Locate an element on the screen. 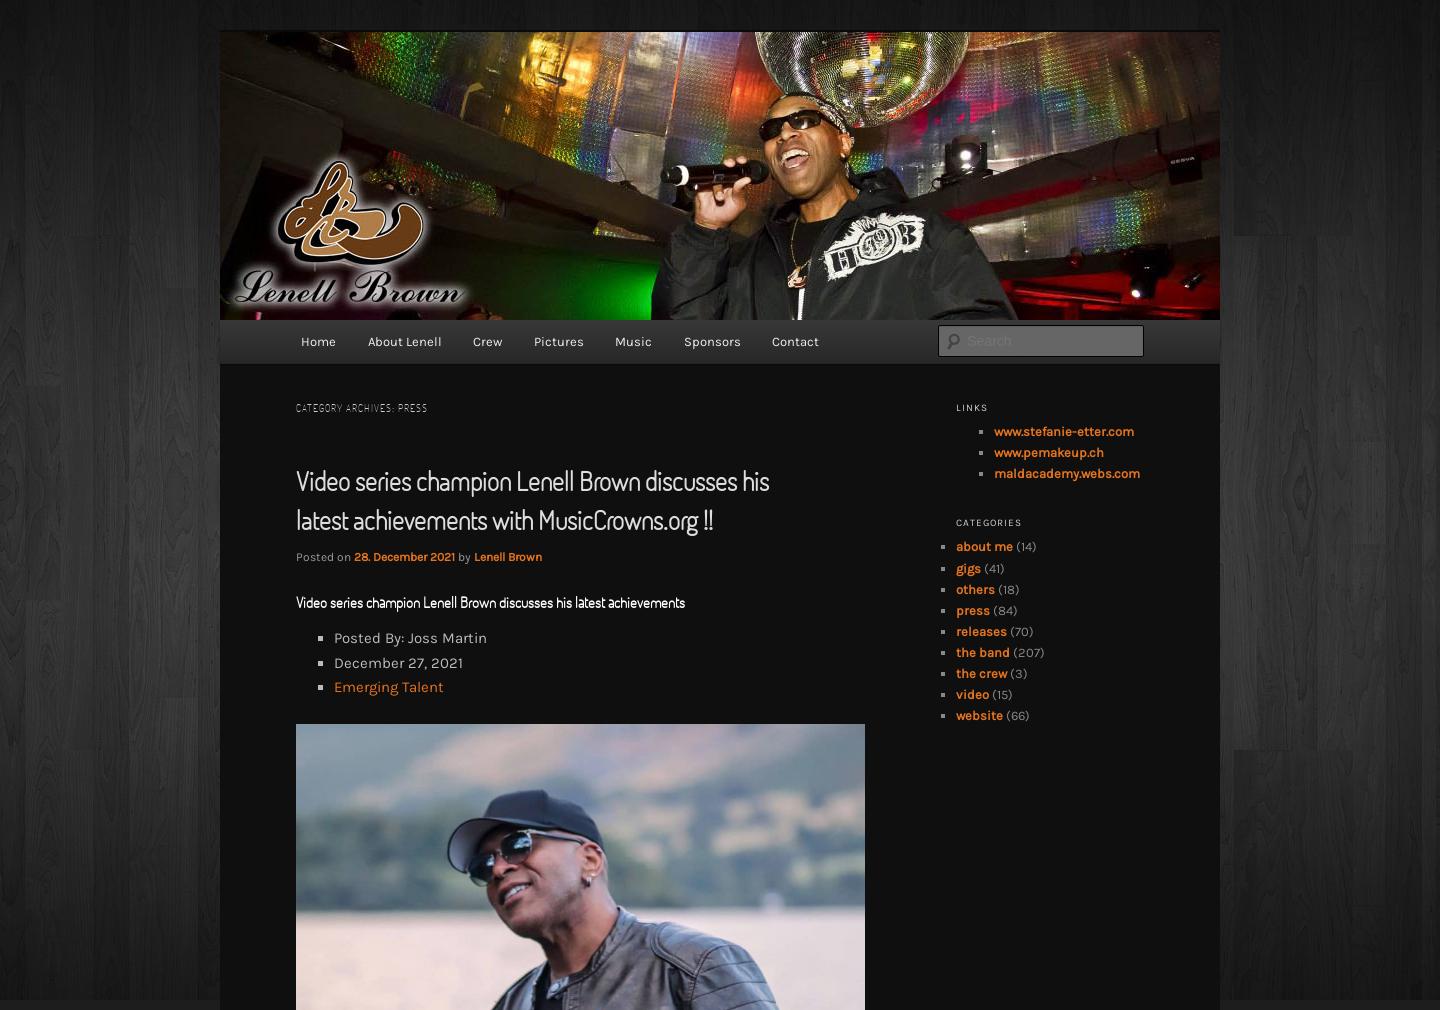 This screenshot has width=1440, height=1010. 'www.stefanie-etter.com' is located at coordinates (1063, 430).